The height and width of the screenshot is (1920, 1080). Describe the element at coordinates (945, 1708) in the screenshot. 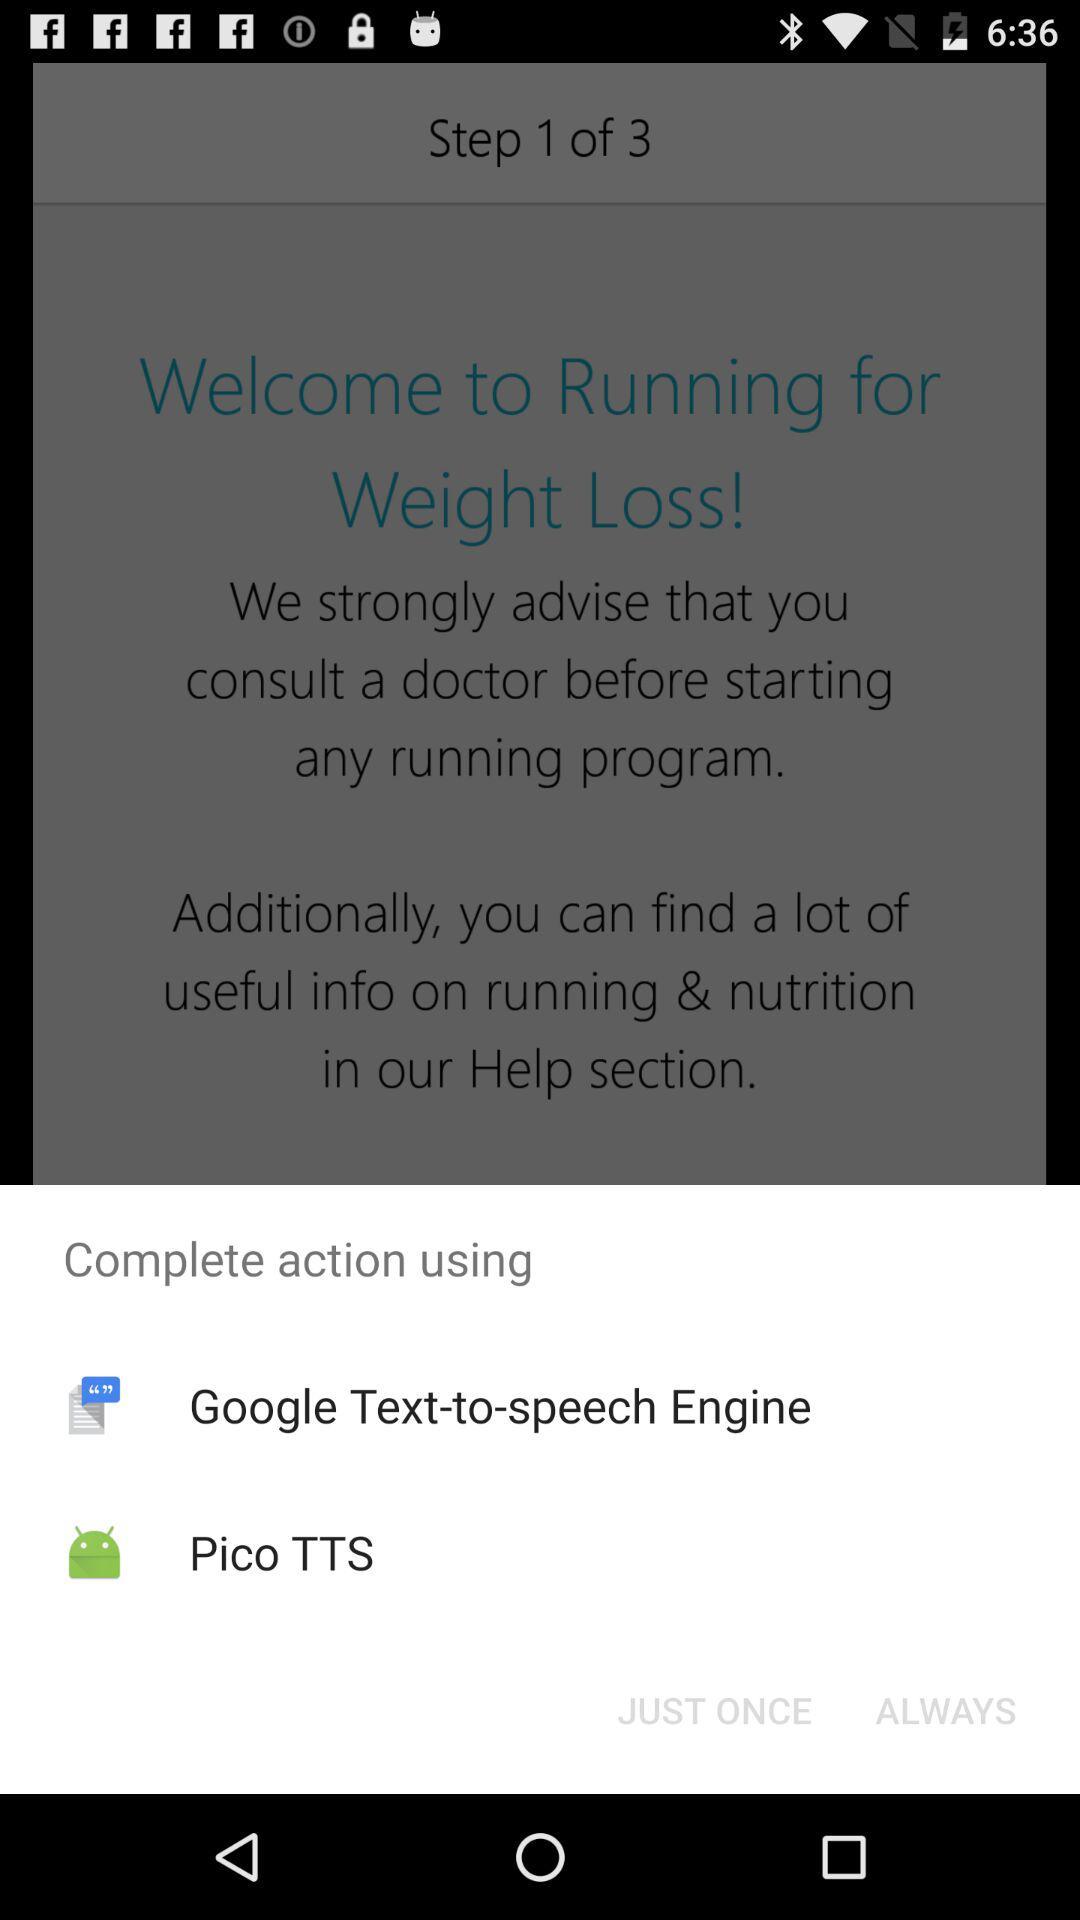

I see `the always item` at that location.